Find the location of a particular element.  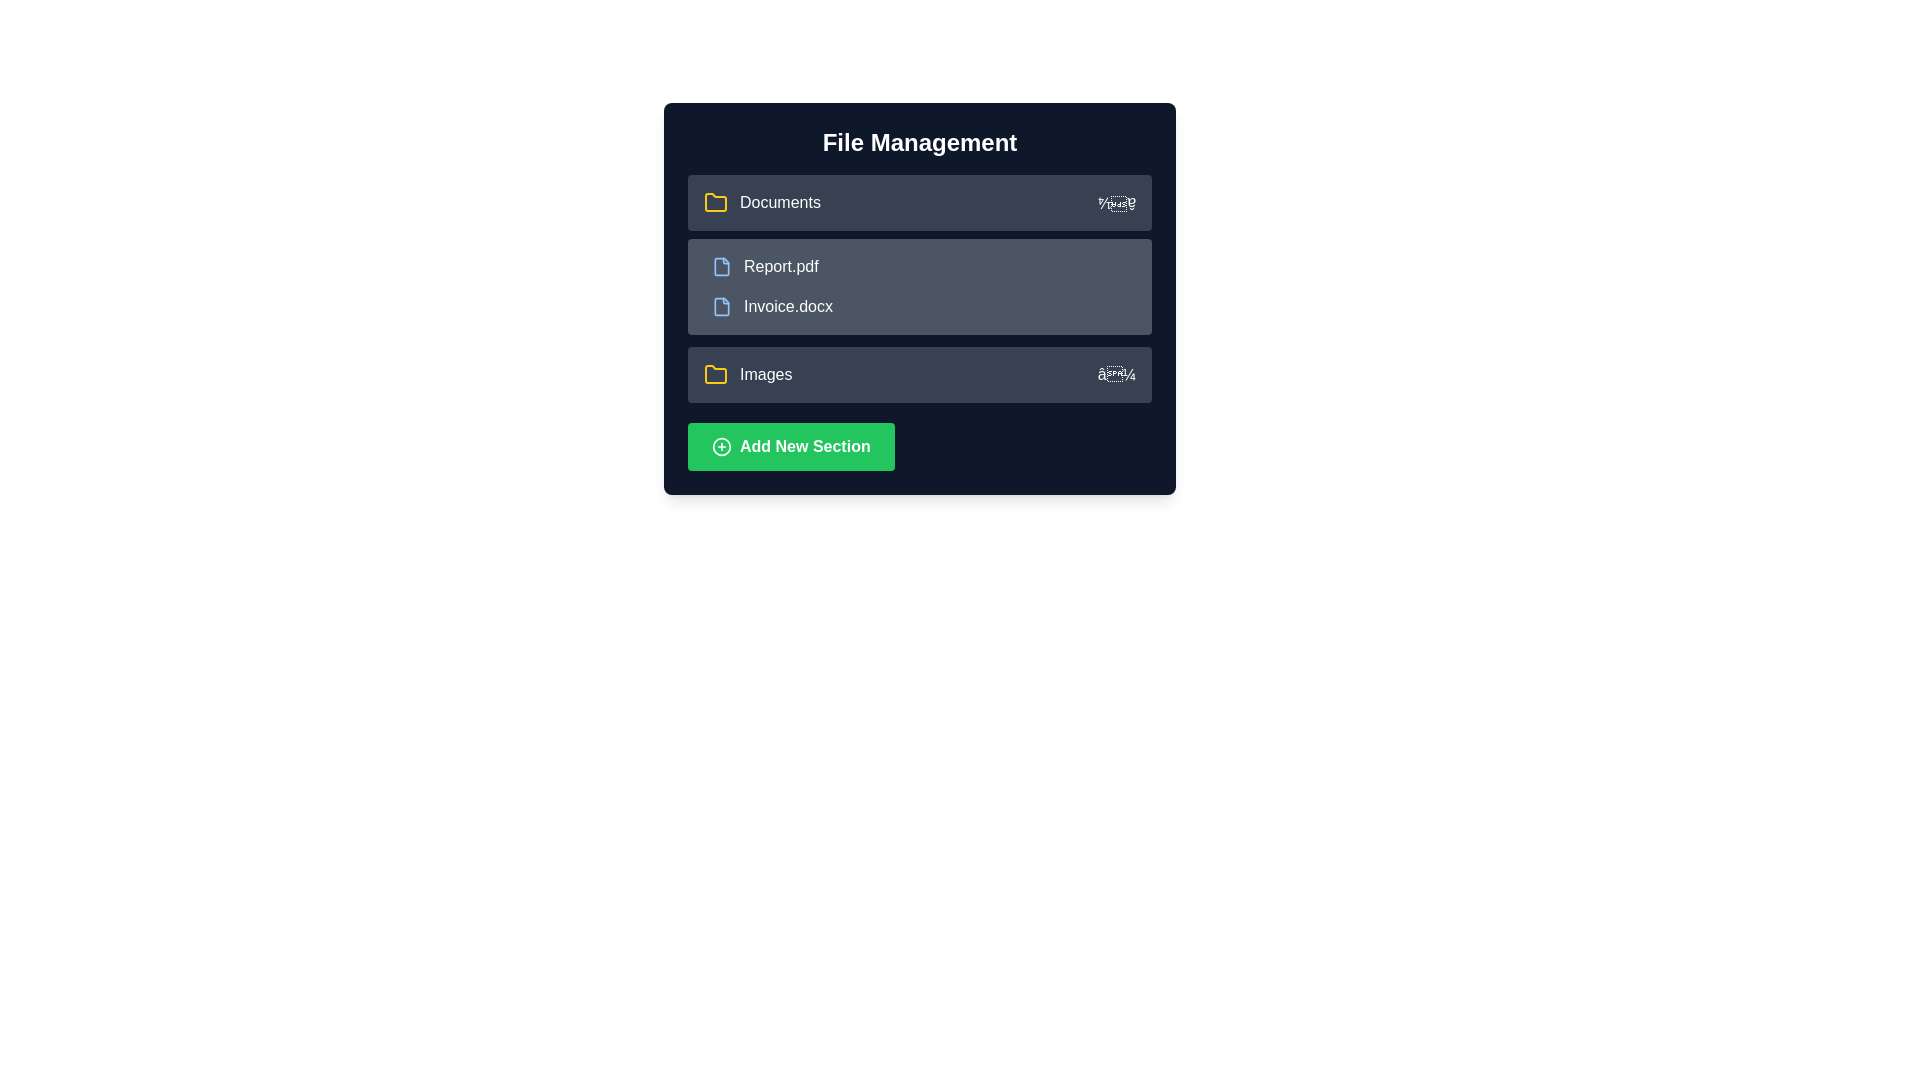

the first selectable item in the 'File Management' section is located at coordinates (919, 265).